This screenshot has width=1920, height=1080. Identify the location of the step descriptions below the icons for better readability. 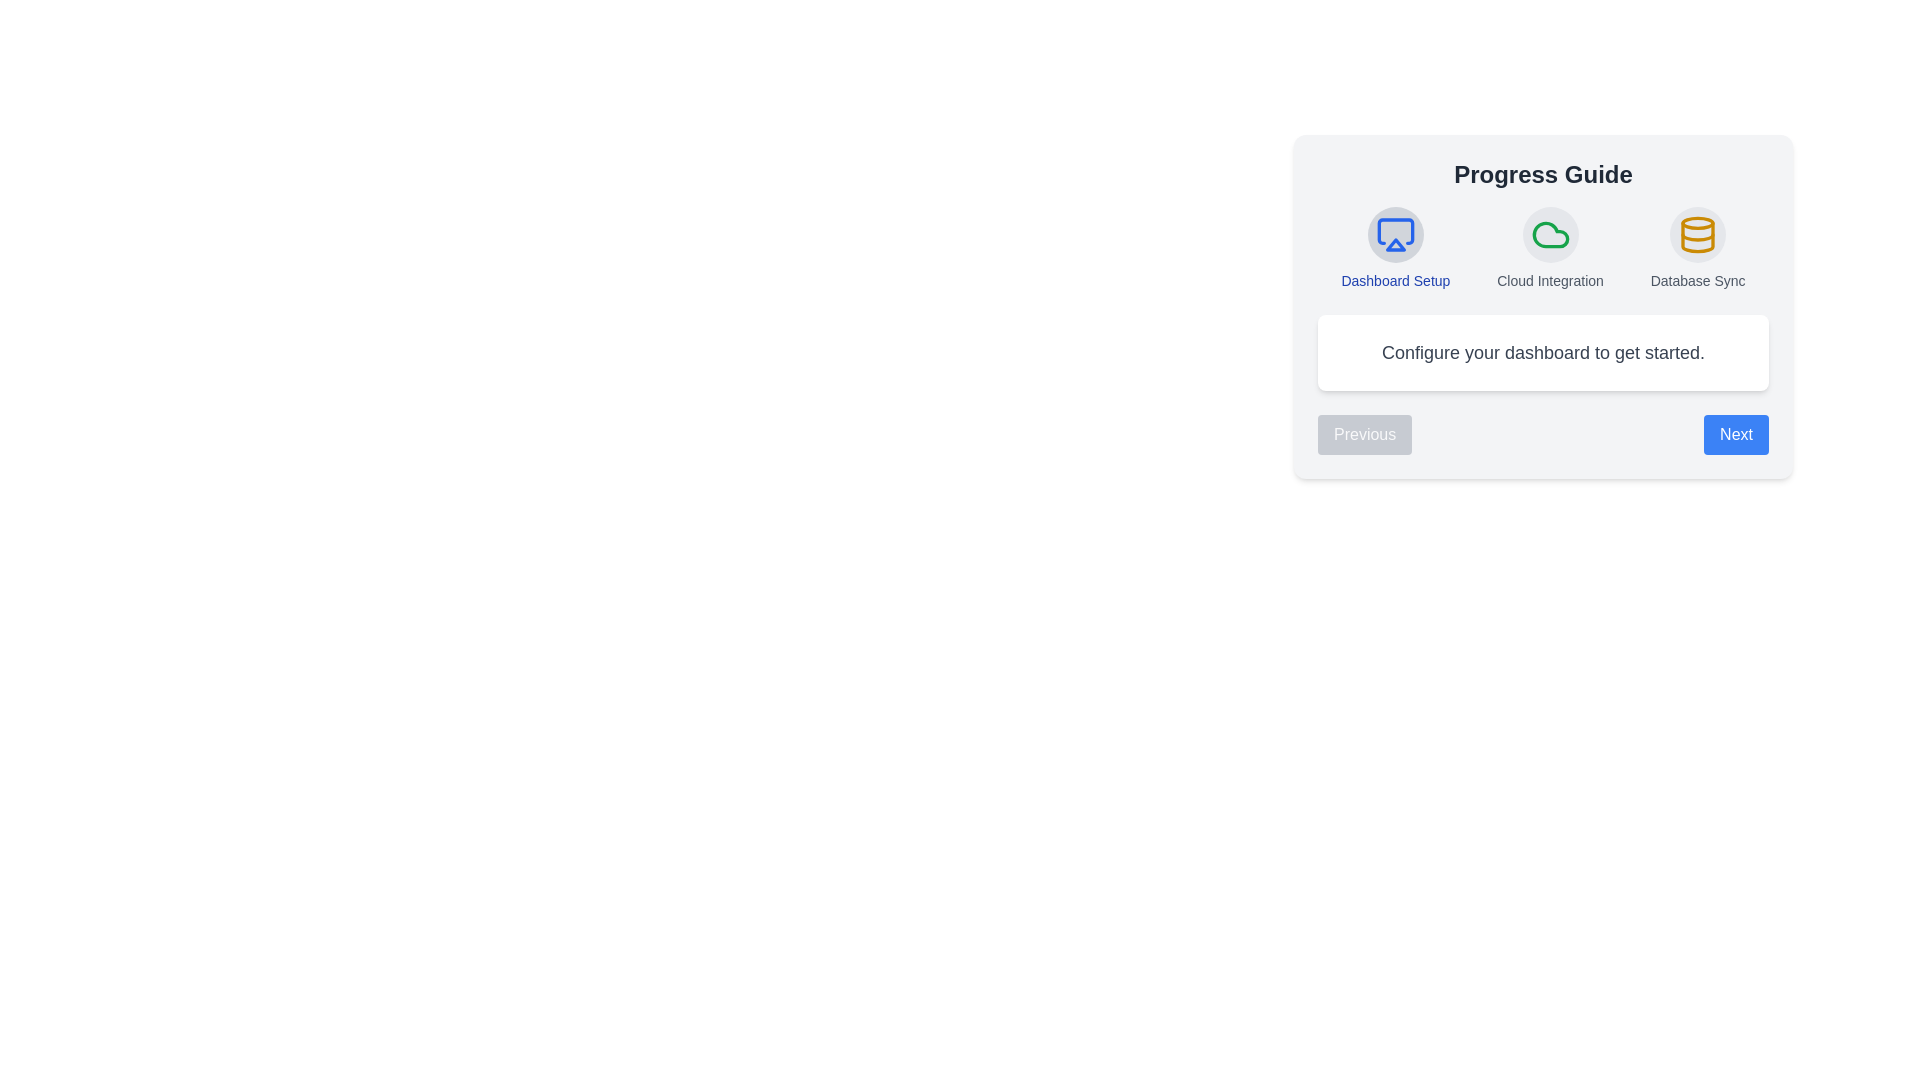
(1394, 281).